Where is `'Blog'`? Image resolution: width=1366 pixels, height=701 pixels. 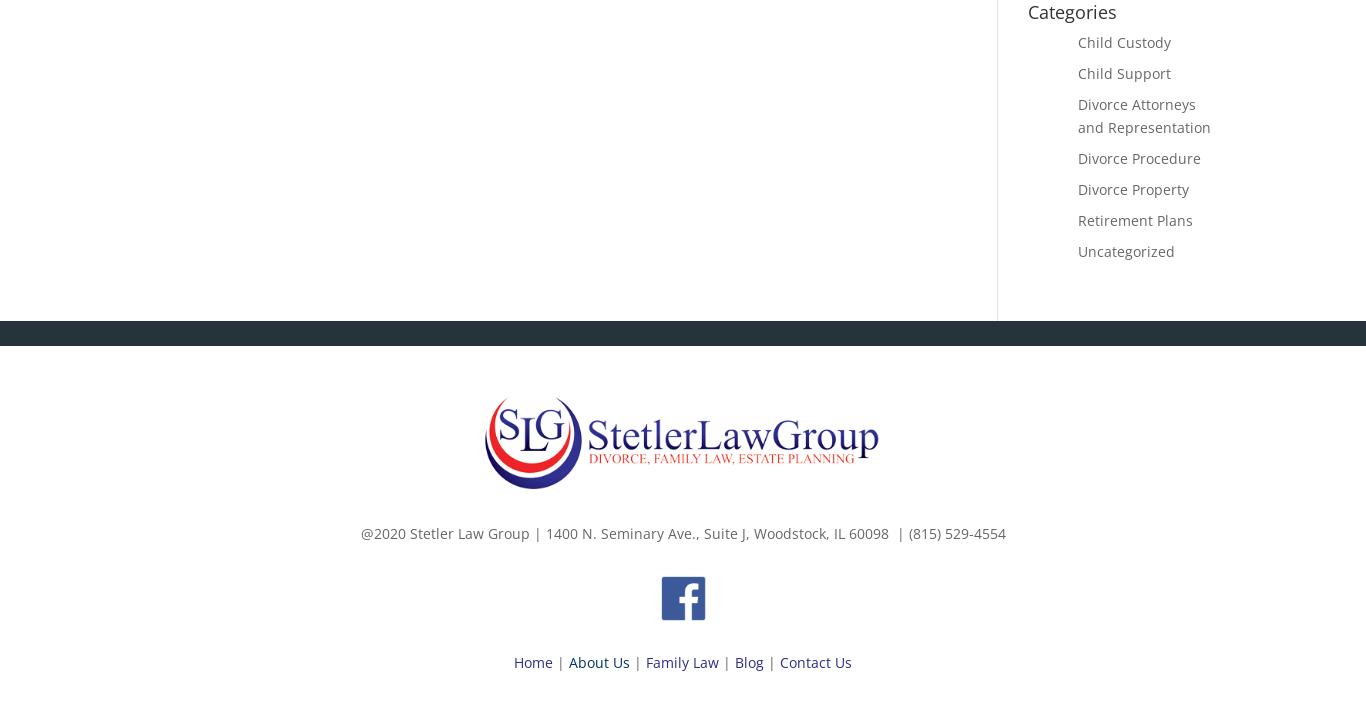
'Blog' is located at coordinates (749, 661).